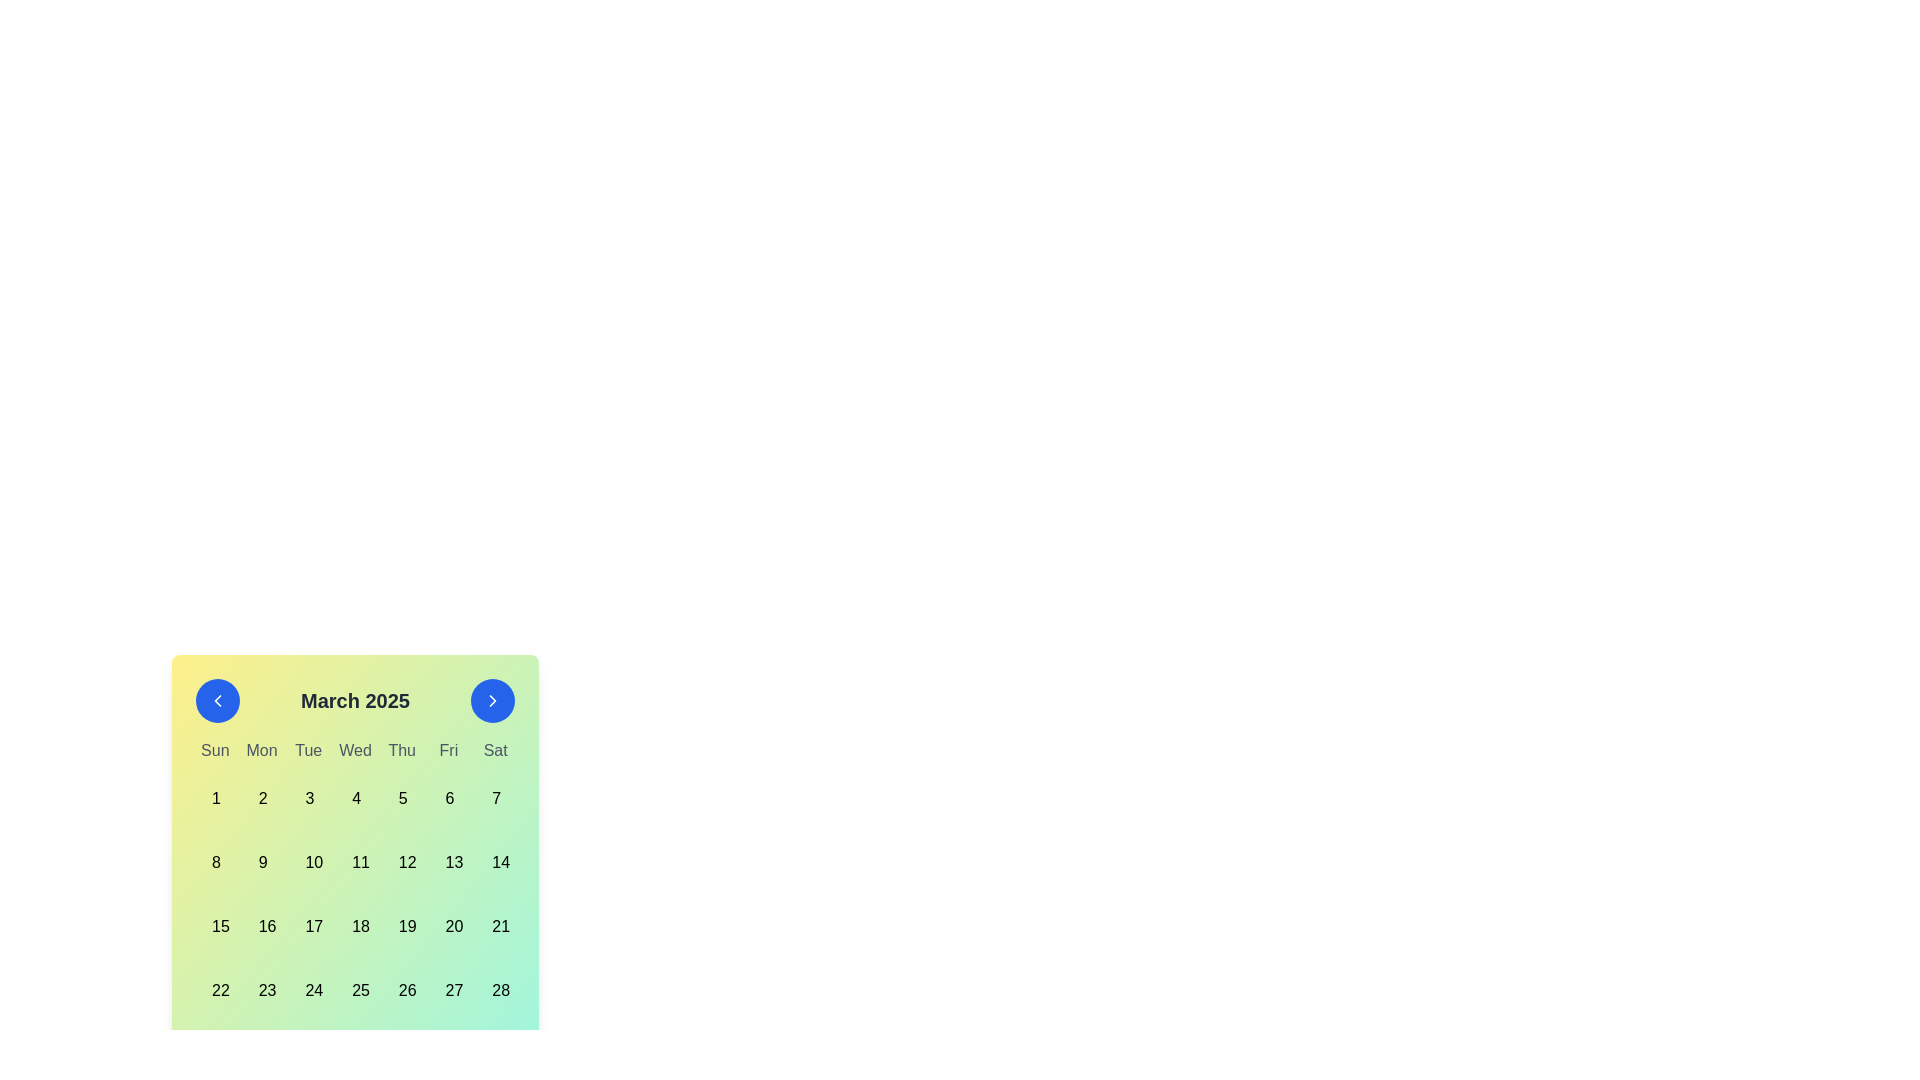 The height and width of the screenshot is (1080, 1920). Describe the element at coordinates (493, 700) in the screenshot. I see `the rightward-pointing chevron icon with a blue circular background located at the top-right corner of the calendar component` at that location.